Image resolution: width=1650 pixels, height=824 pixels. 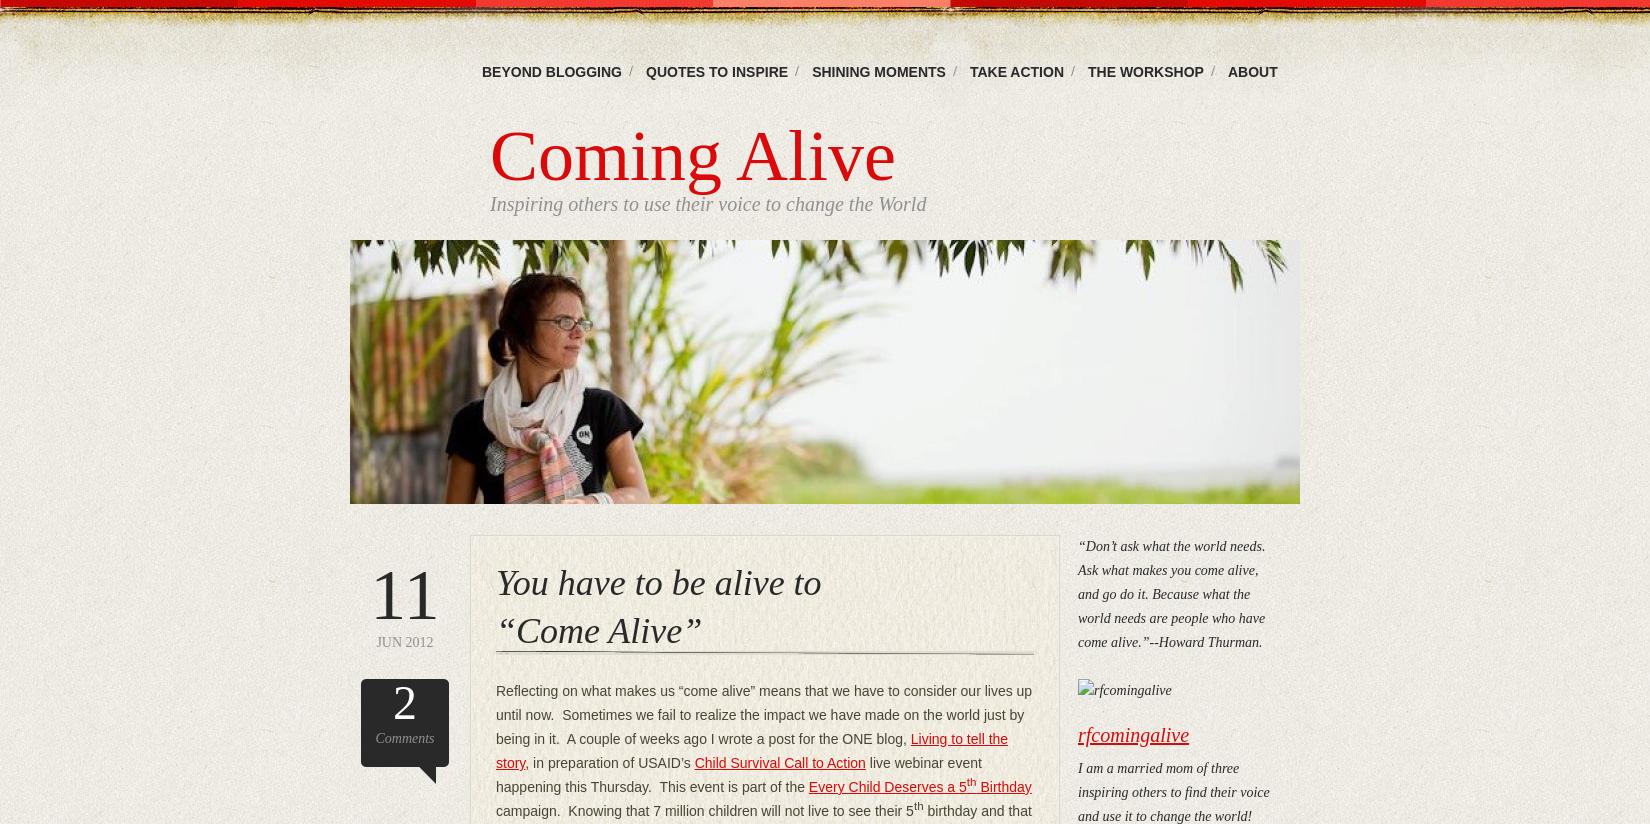 What do you see at coordinates (369, 595) in the screenshot?
I see `'11'` at bounding box center [369, 595].